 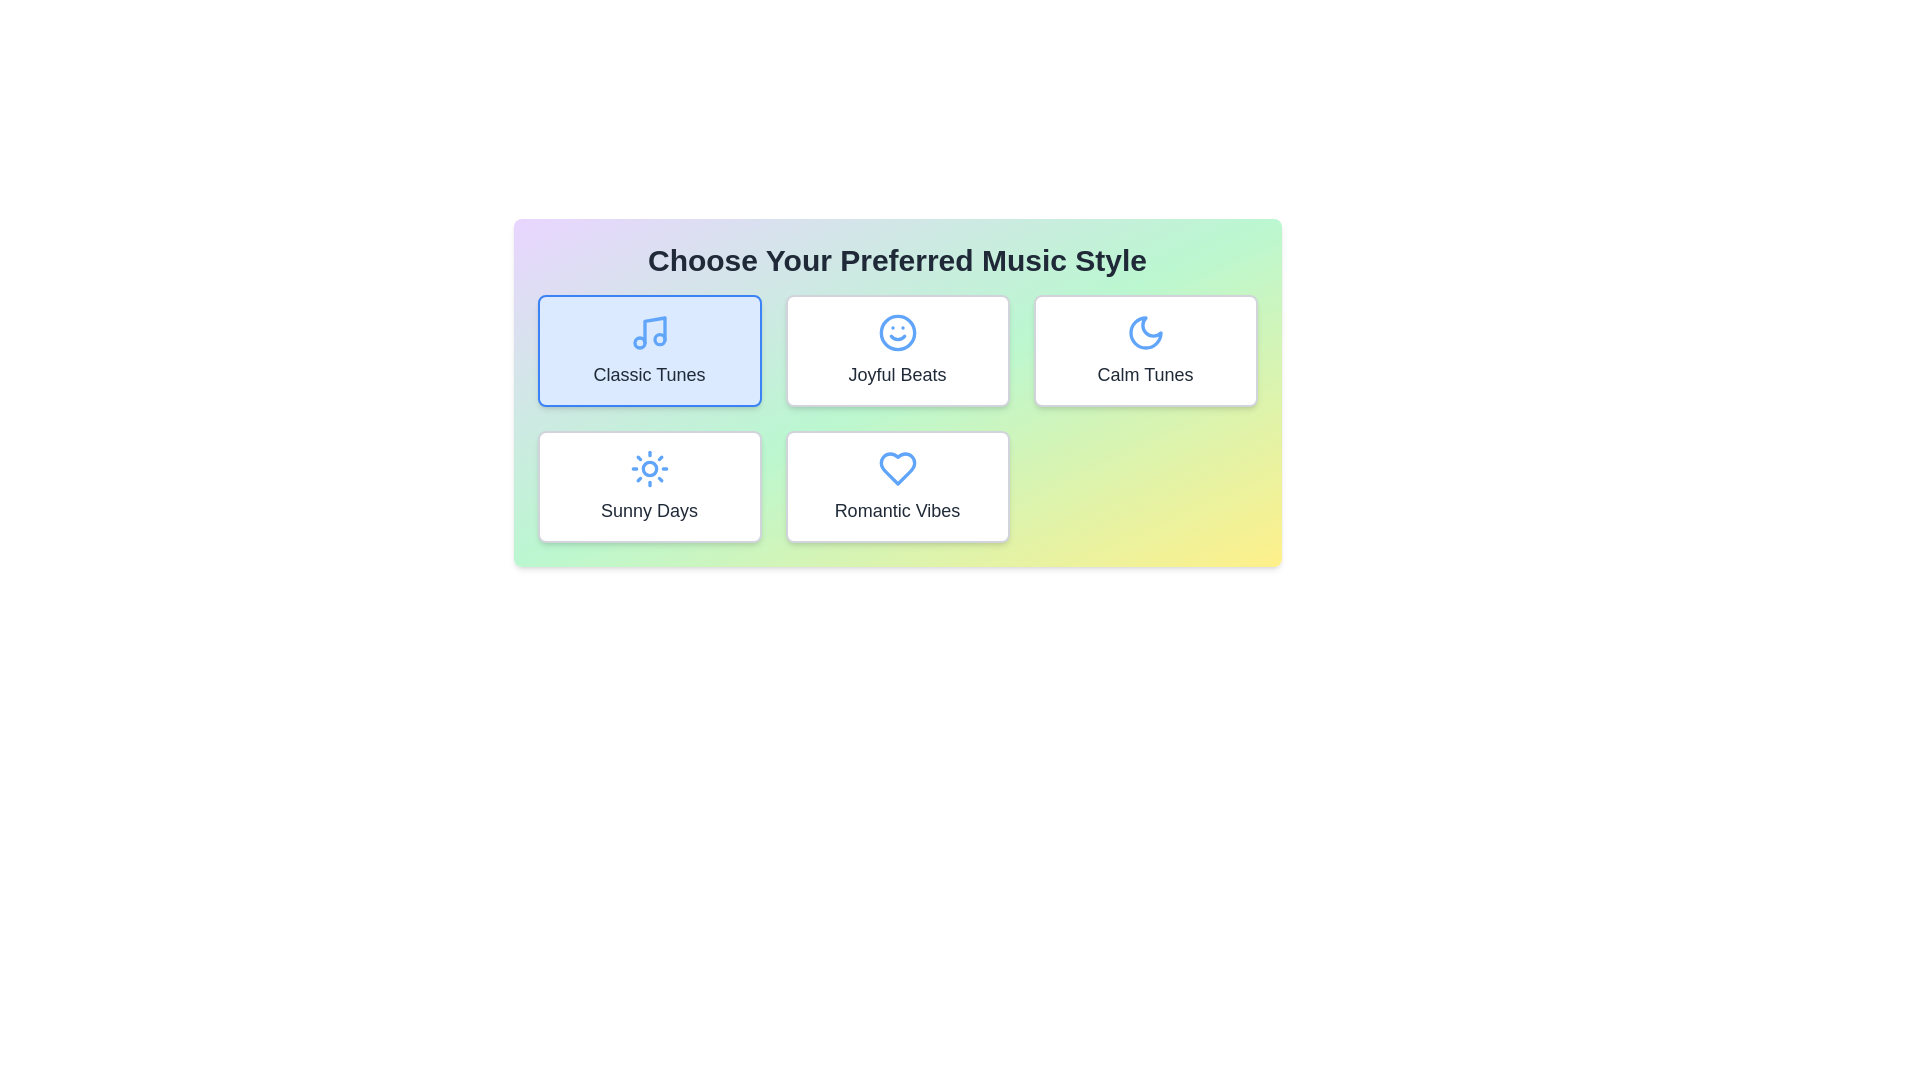 I want to click on the 'Classic Tunes' text label, which serves as an identifying label for the associated musical note icon in the selection menu, so click(x=649, y=374).